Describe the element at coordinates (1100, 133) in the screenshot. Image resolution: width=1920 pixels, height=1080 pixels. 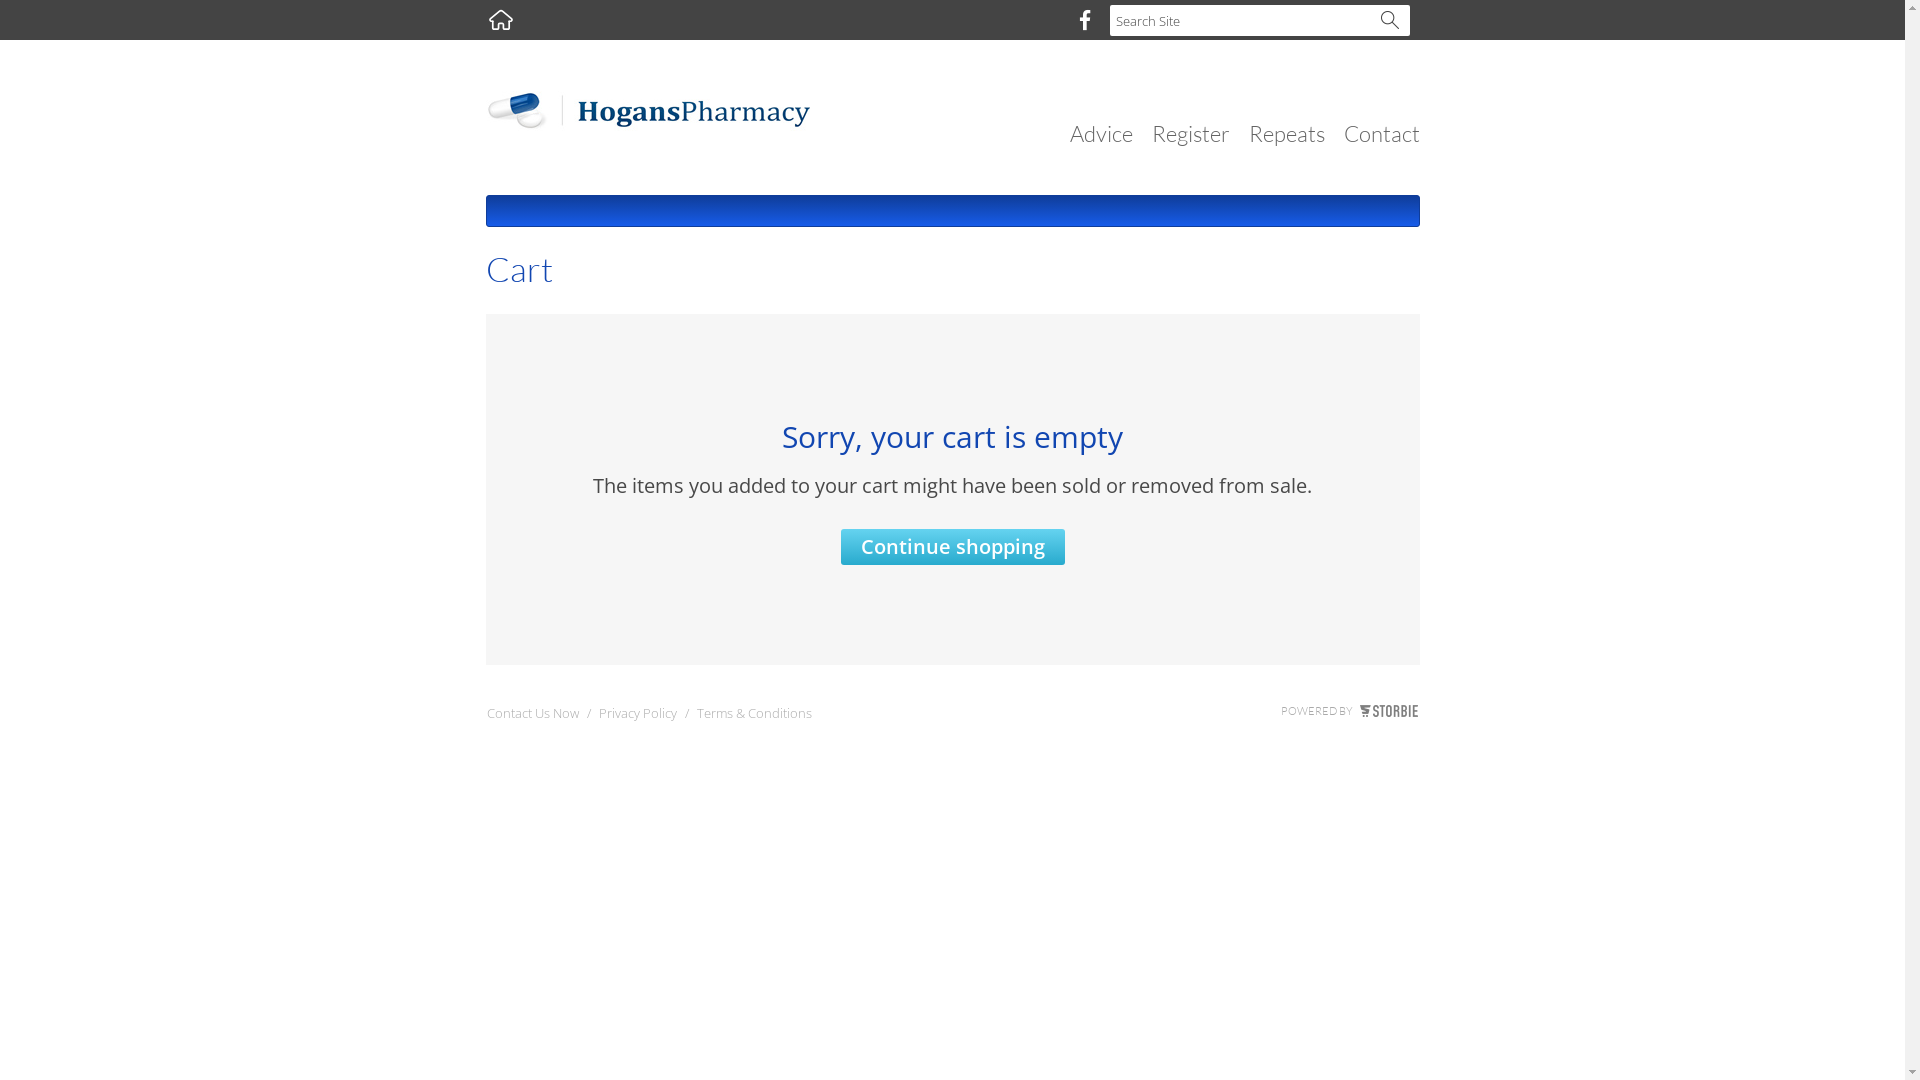
I see `'Advice'` at that location.